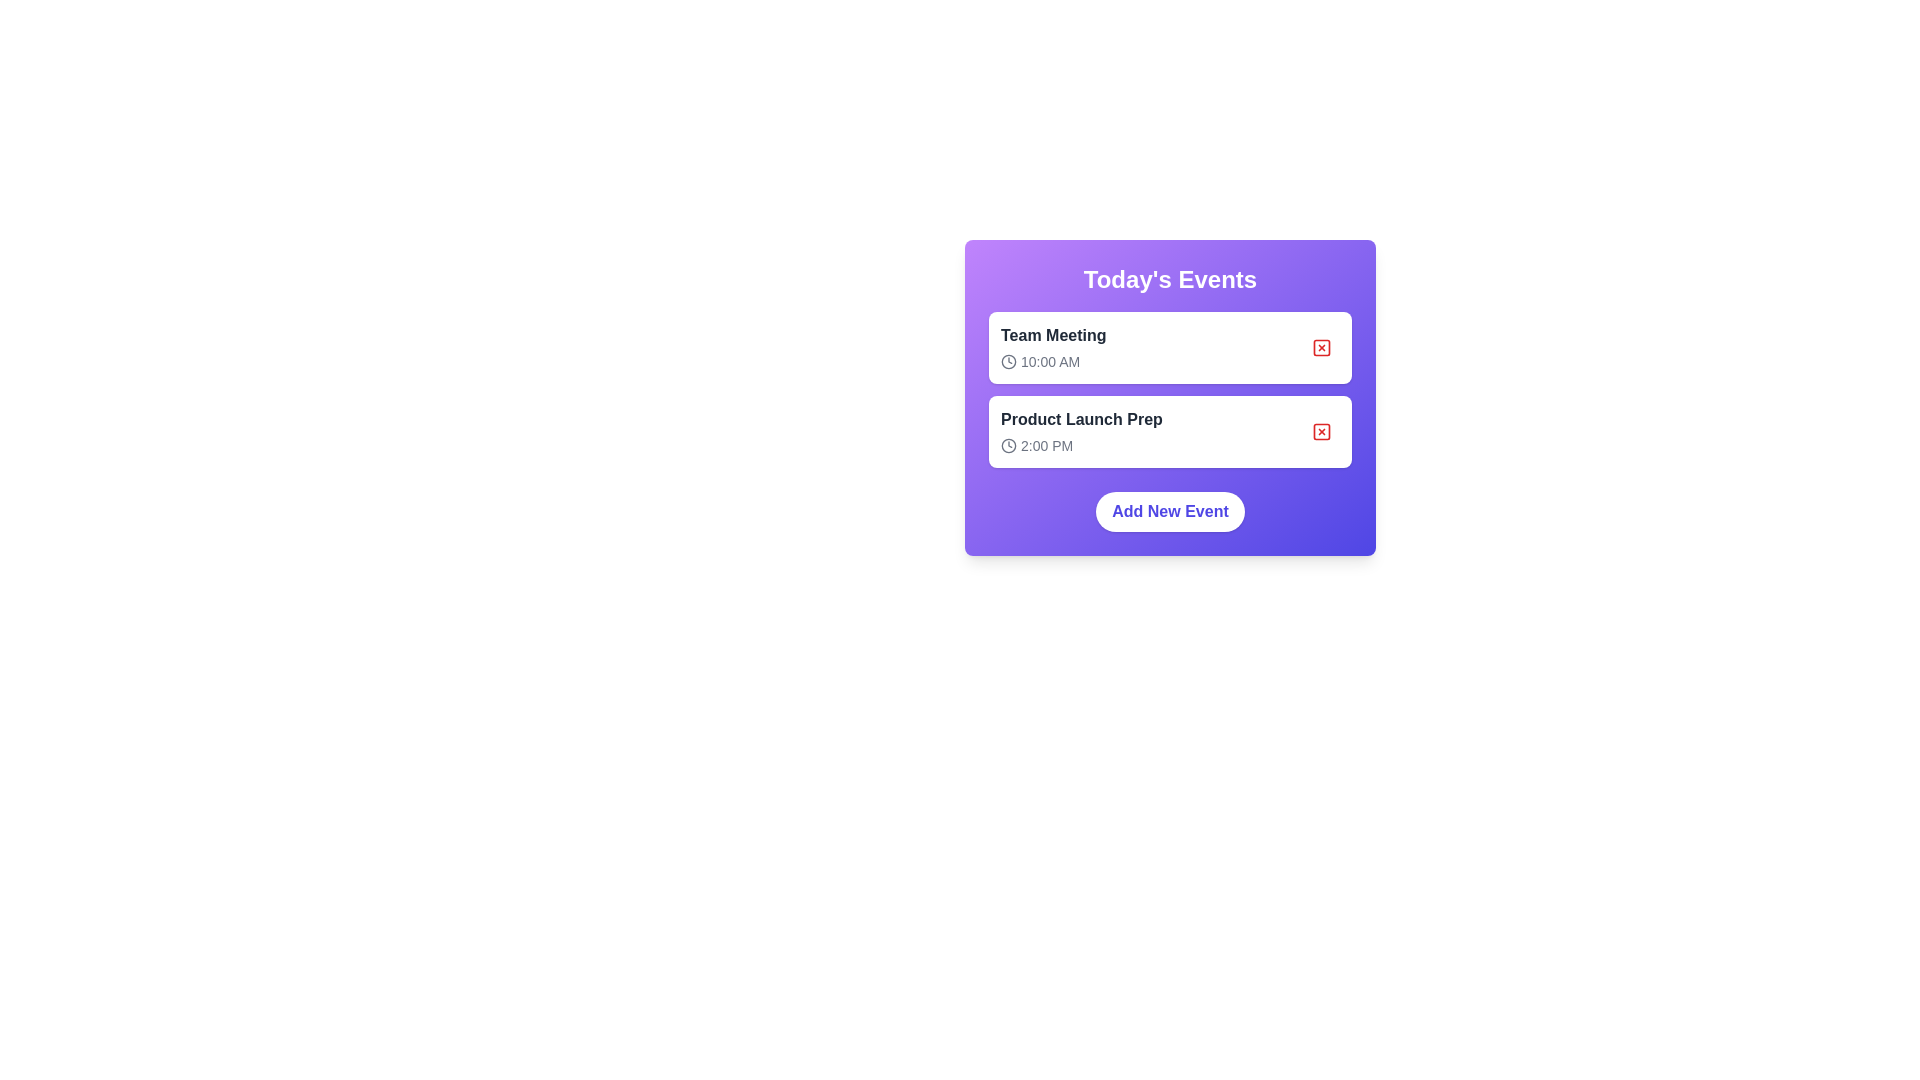 The height and width of the screenshot is (1080, 1920). I want to click on the delete button for the event 'Product Launch Prep' at '2:00 PM', which is the second action button positioned to the far right of the card, so click(1321, 431).